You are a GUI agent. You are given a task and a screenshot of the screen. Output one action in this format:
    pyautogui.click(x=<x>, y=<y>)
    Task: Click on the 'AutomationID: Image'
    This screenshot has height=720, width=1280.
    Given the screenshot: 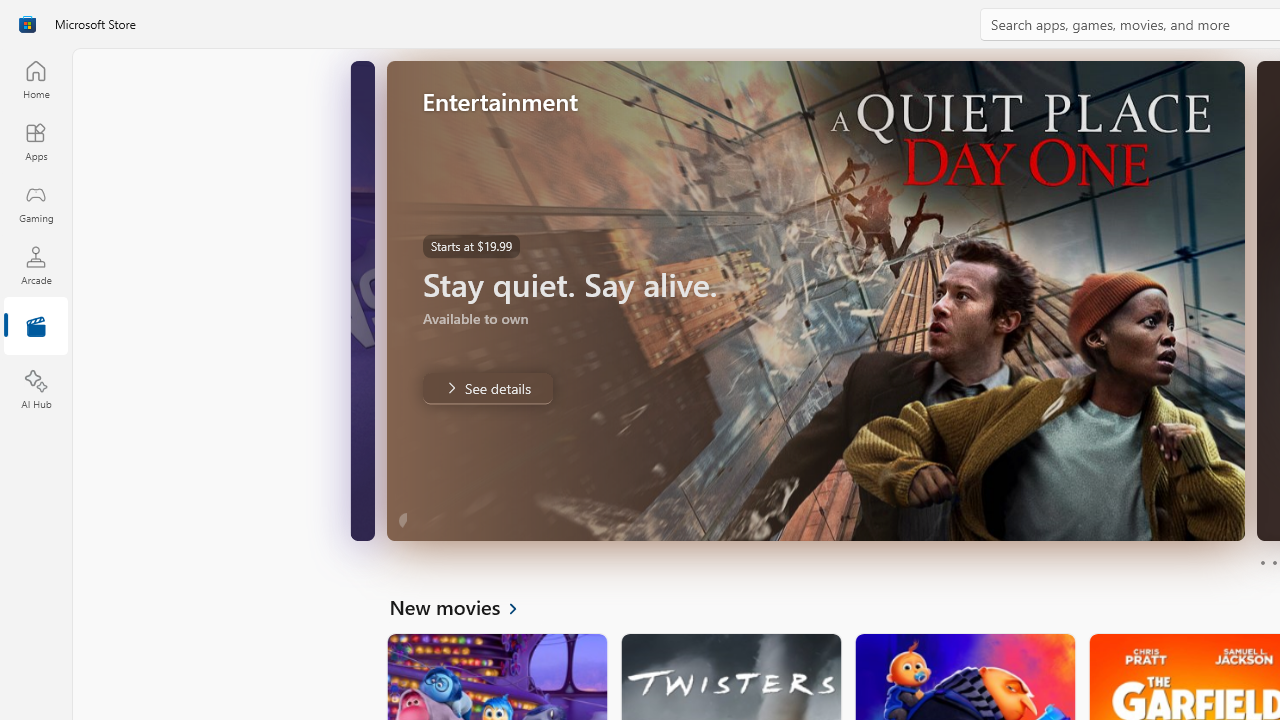 What is the action you would take?
    pyautogui.click(x=815, y=300)
    